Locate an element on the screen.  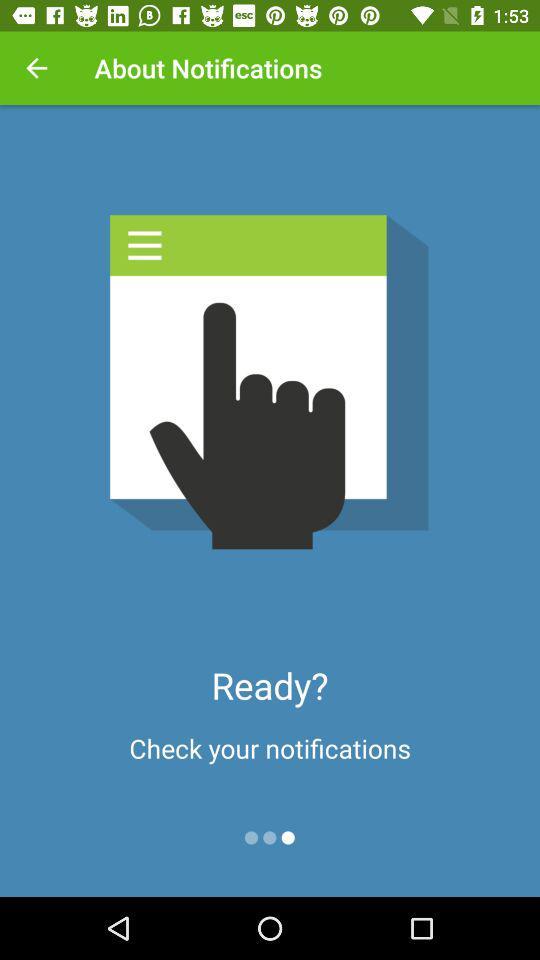
the icon to the left of the about notifications item is located at coordinates (36, 68).